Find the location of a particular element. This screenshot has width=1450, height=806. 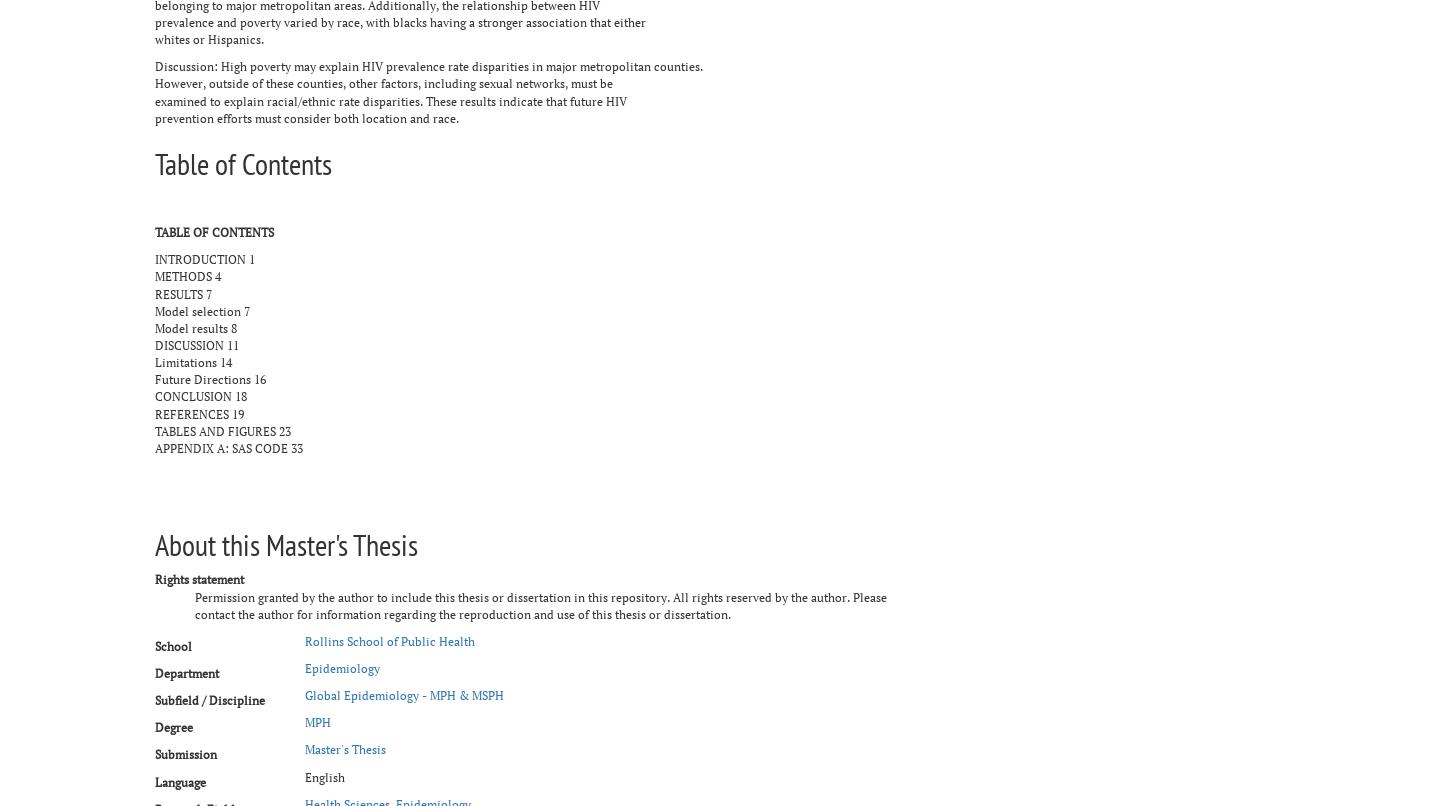

'TABLES AND FIGURES 23' is located at coordinates (154, 430).